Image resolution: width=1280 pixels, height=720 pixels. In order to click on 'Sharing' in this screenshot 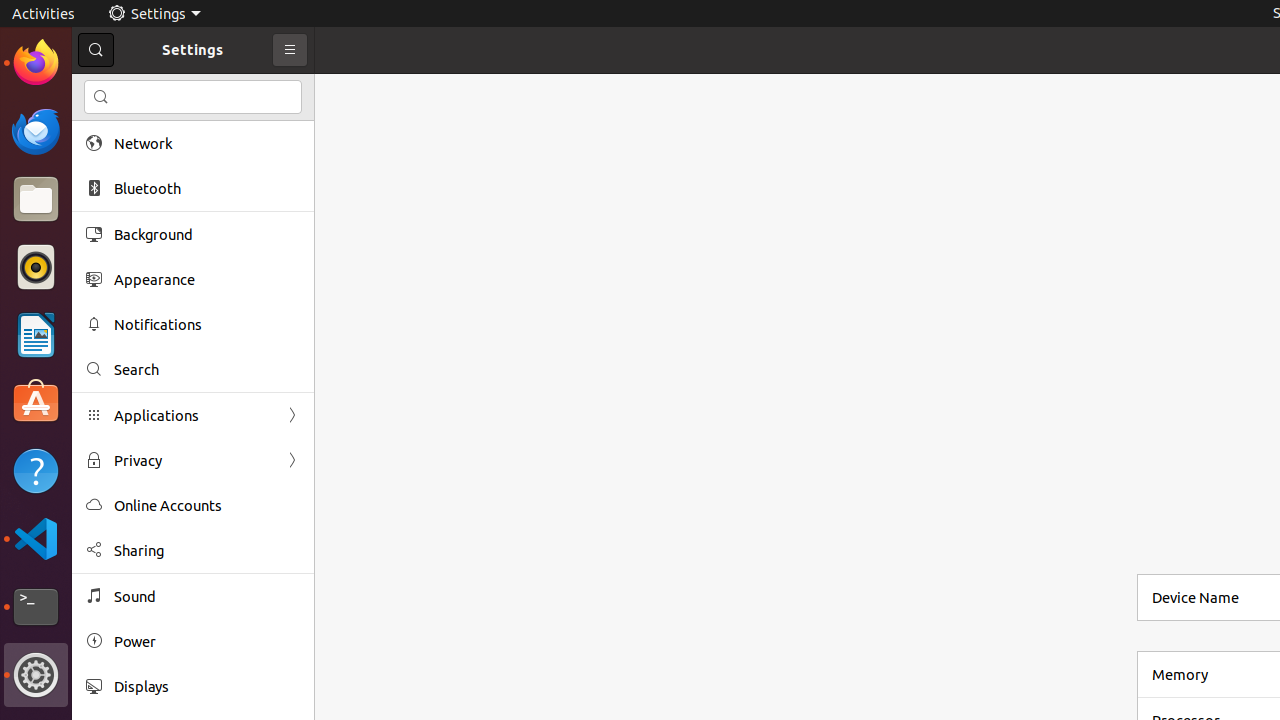, I will do `click(206, 550)`.